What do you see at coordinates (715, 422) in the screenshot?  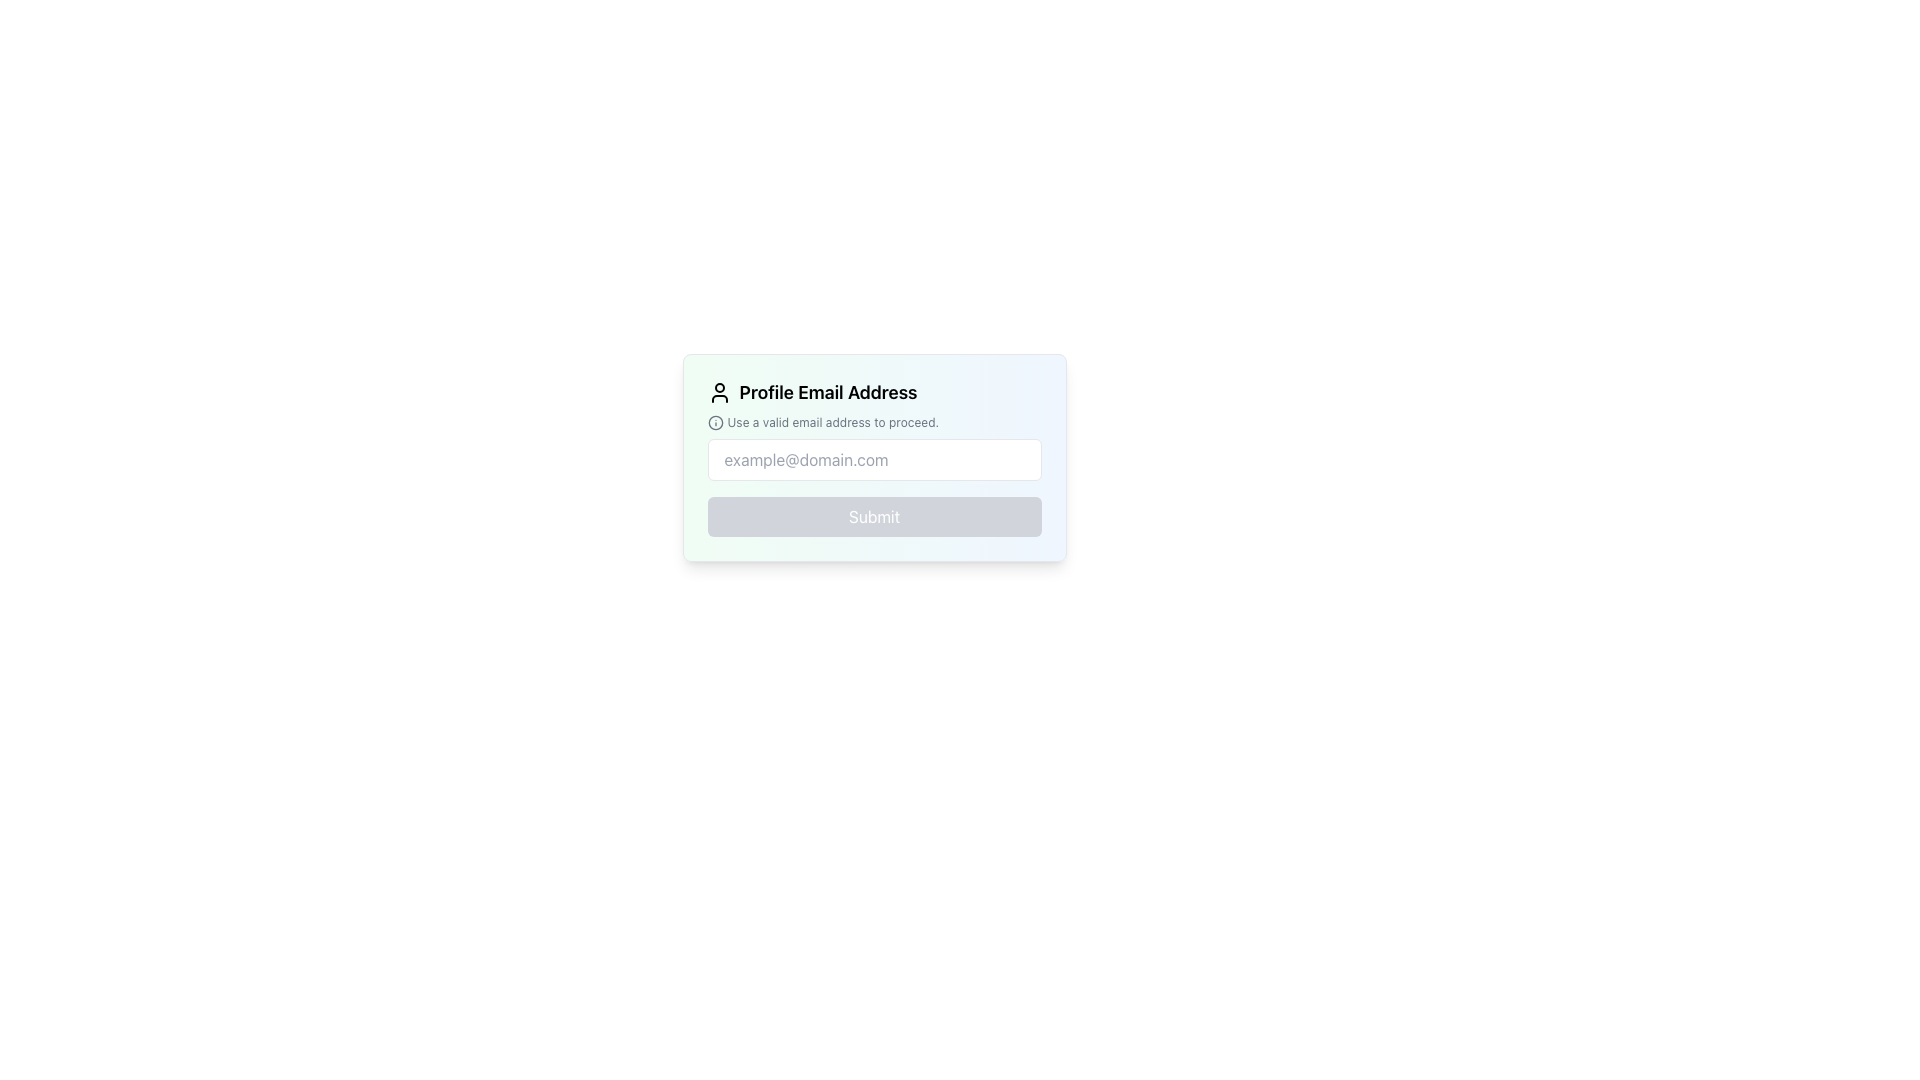 I see `the information icon that precedes the text 'Use a valid email address to proceed' to reveal additional details` at bounding box center [715, 422].